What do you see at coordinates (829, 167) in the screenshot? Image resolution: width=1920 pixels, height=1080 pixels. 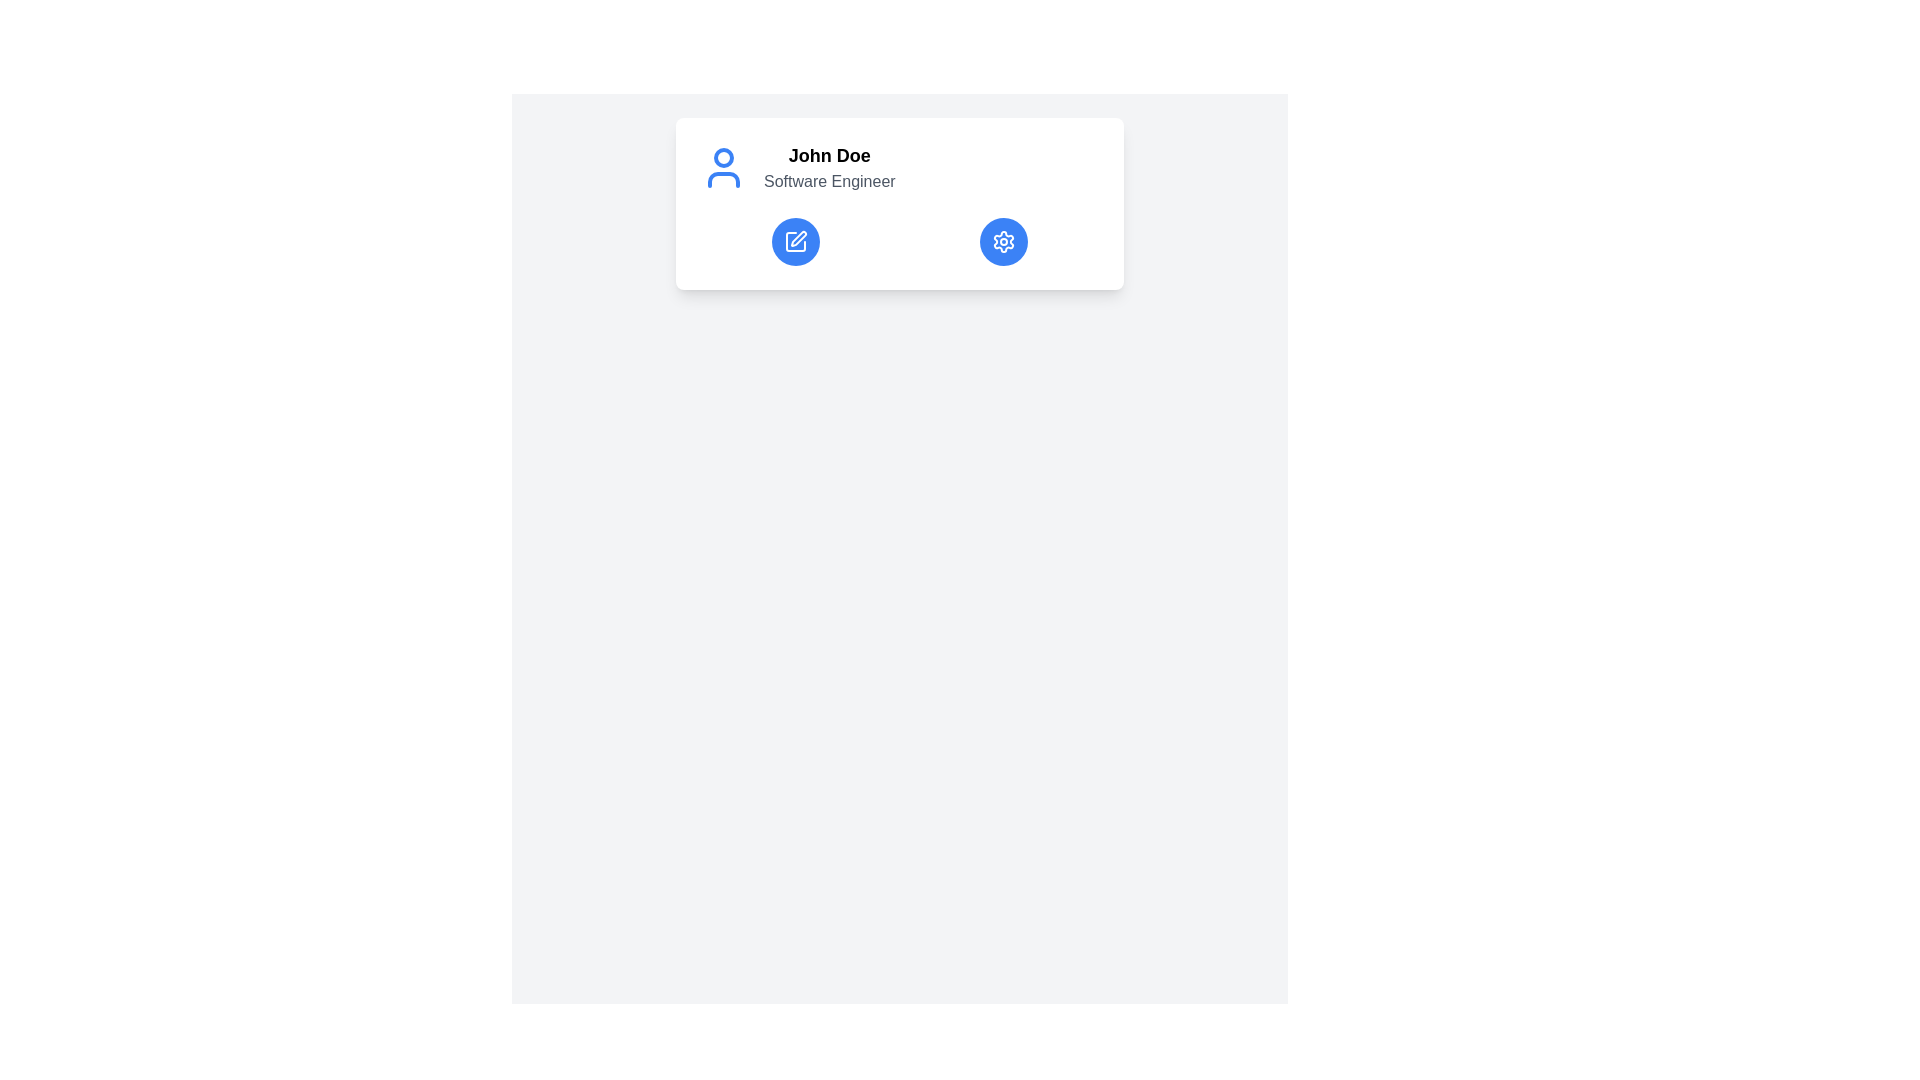 I see `the user's name and designation text block, which is positioned to the right of a blue user profile icon and is the first text content in a horizontal layout` at bounding box center [829, 167].